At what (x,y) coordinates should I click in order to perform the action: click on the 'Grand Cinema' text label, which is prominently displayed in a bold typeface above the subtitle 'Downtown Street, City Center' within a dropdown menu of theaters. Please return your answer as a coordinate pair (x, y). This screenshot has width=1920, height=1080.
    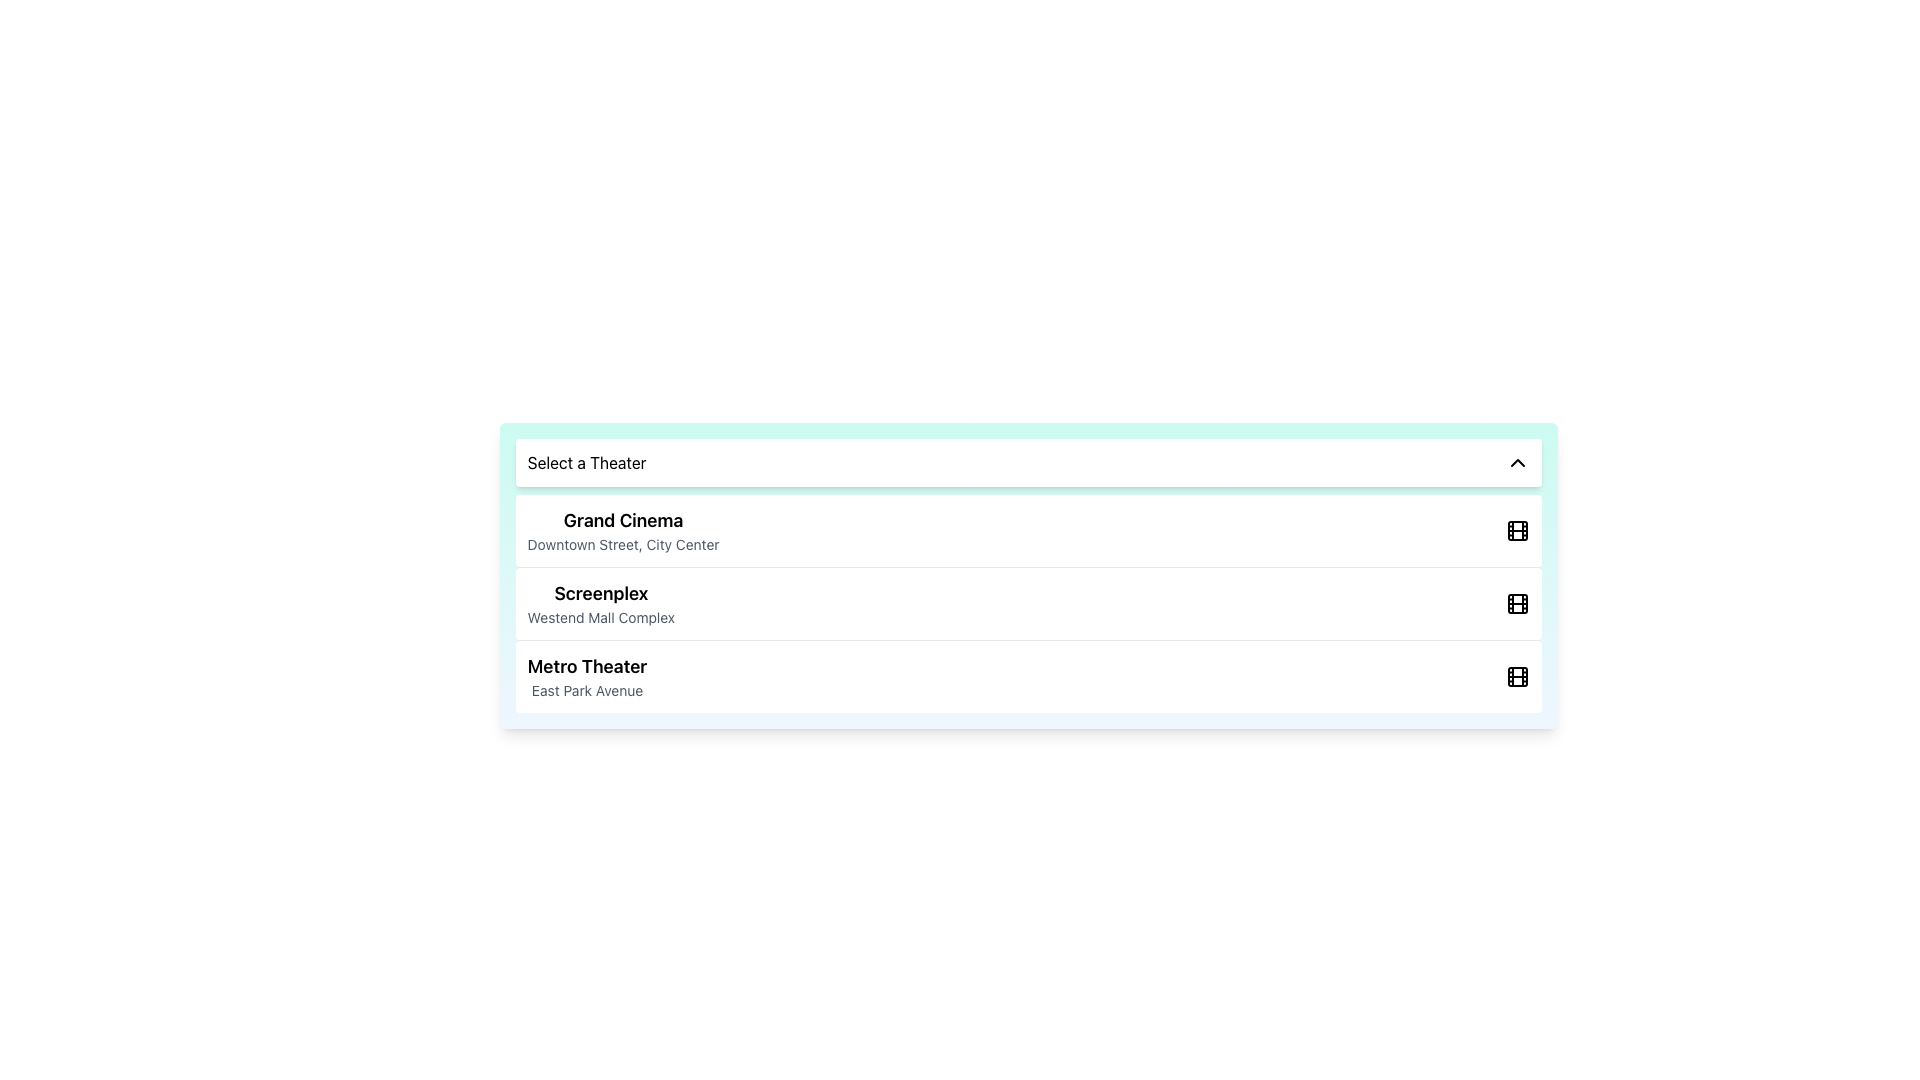
    Looking at the image, I should click on (622, 519).